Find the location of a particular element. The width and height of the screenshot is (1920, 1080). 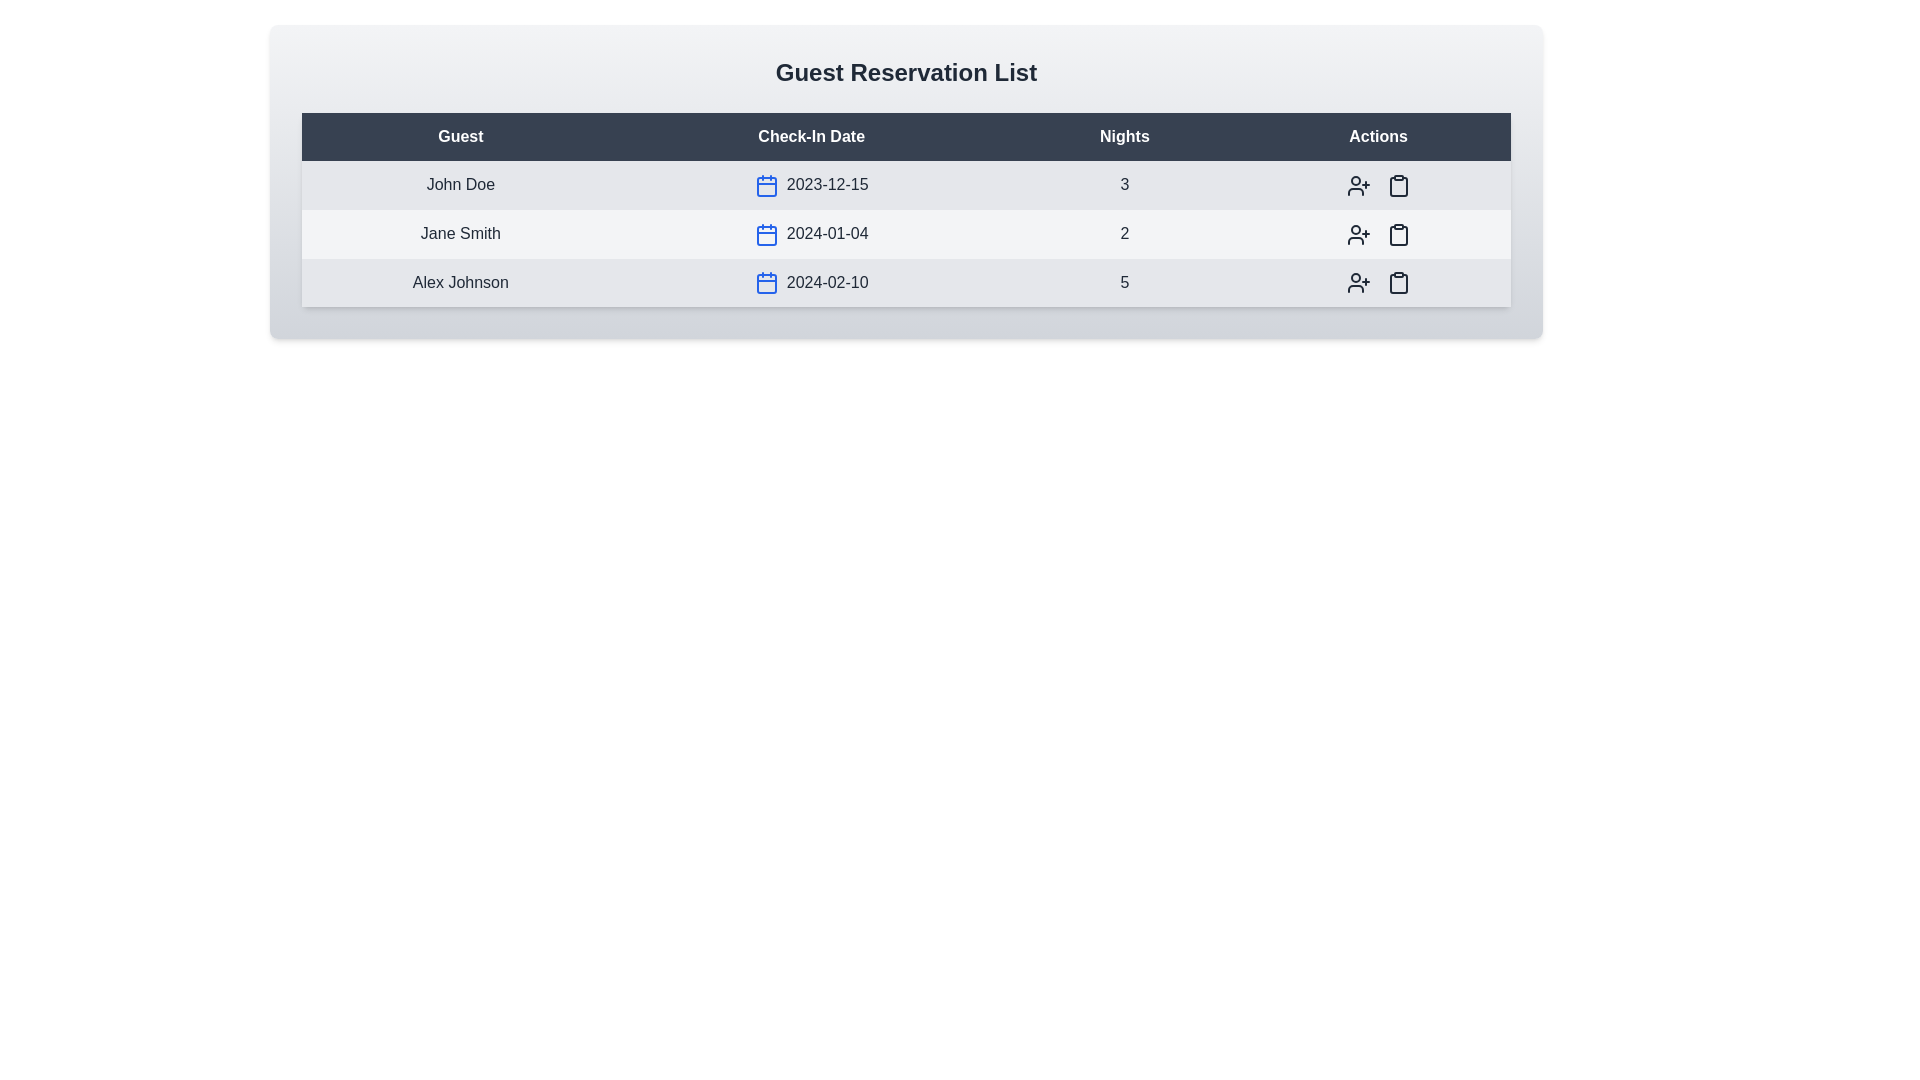

the text label displaying 'Alex Johnson' which is located in the third row of the table under the 'Guest' column is located at coordinates (459, 282).